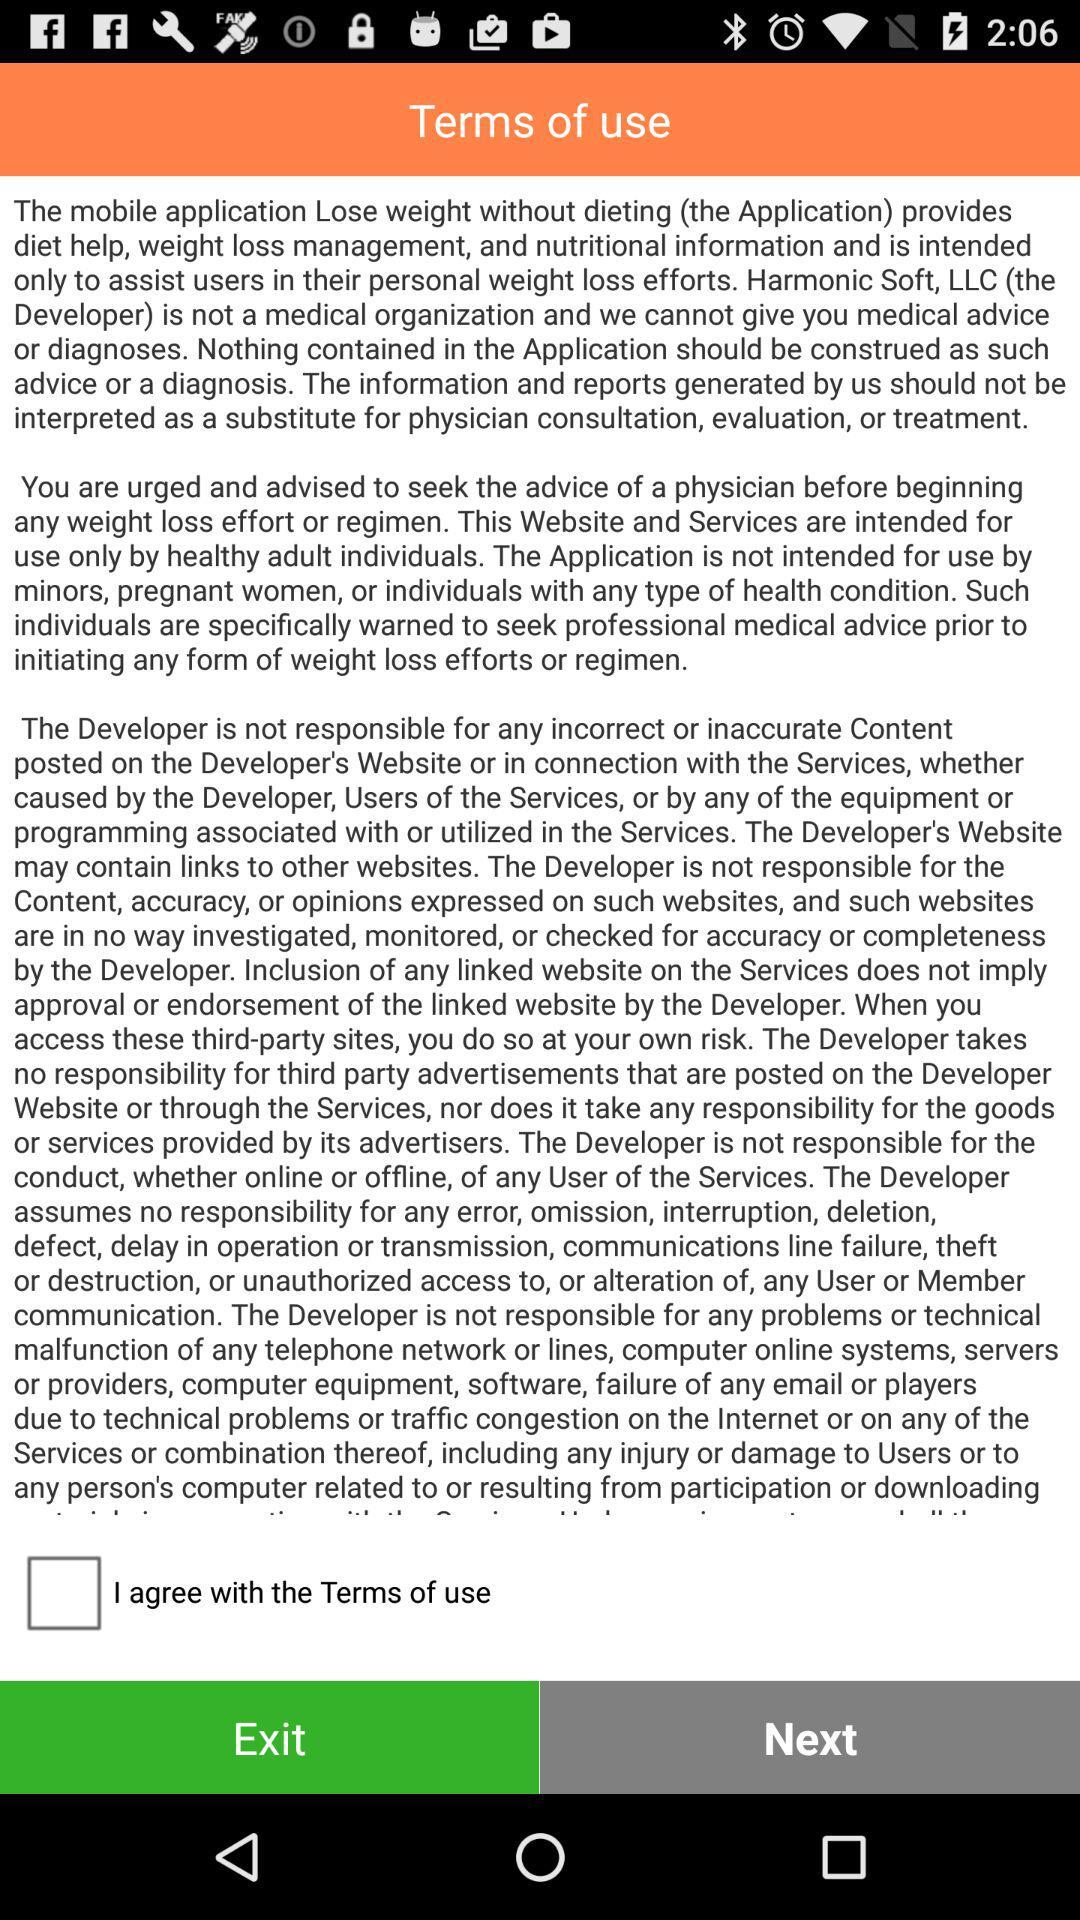  I want to click on item to the left of next button, so click(268, 1736).